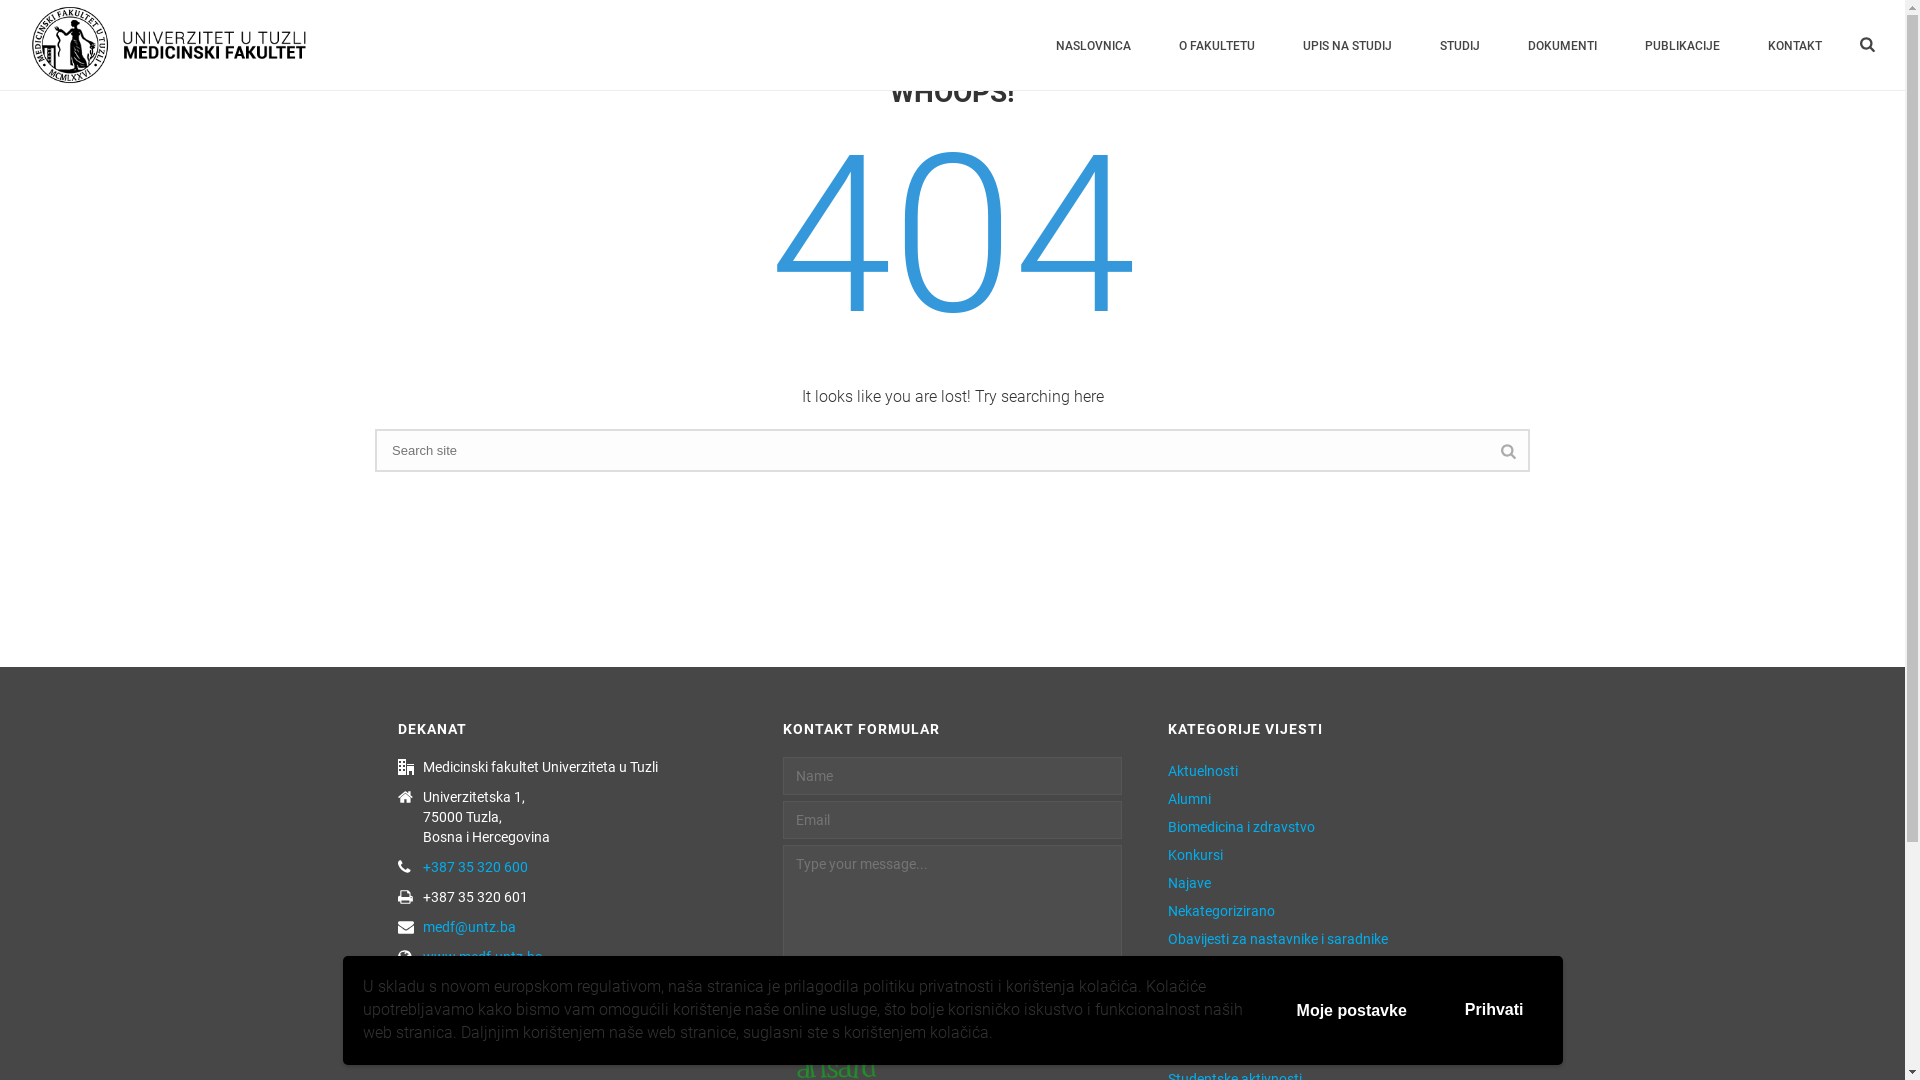 The width and height of the screenshot is (1920, 1080). What do you see at coordinates (1220, 910) in the screenshot?
I see `'Nekategorizirano'` at bounding box center [1220, 910].